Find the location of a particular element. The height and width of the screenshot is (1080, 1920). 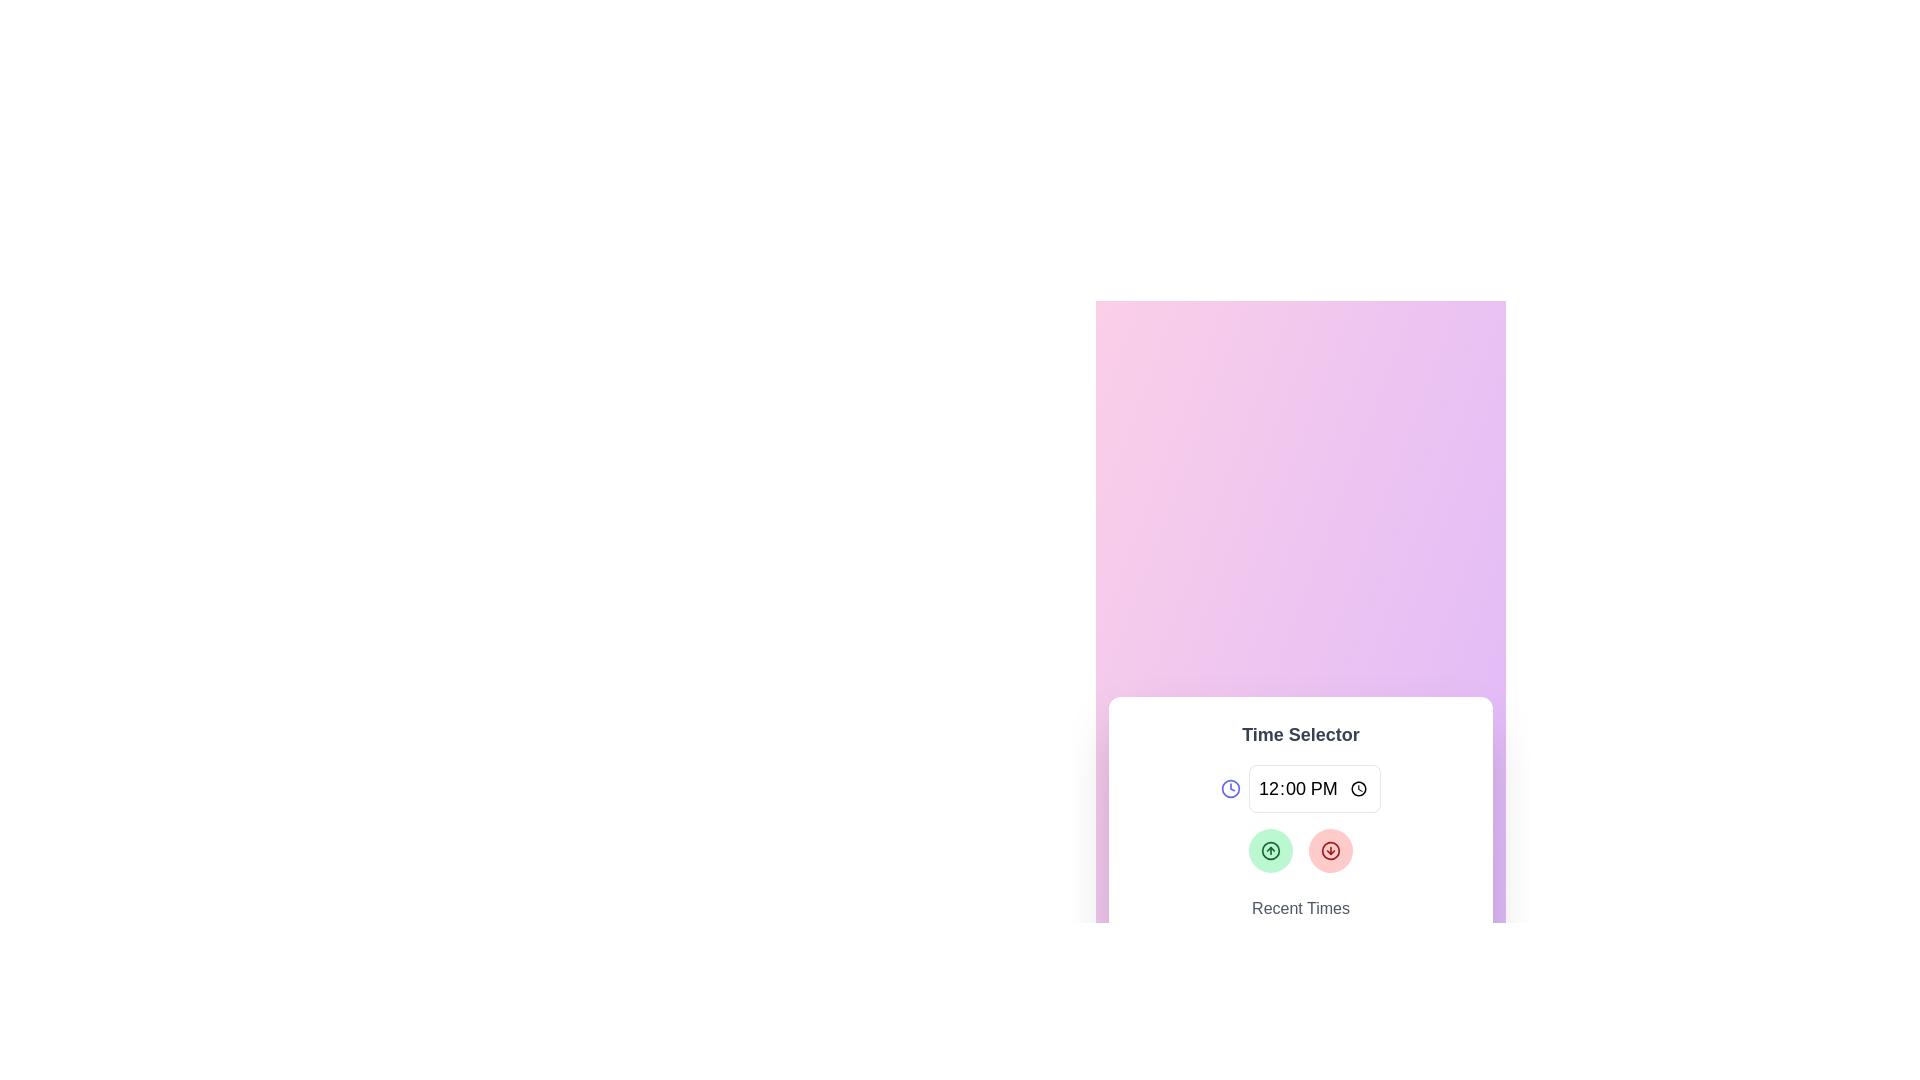

the upward arrow icon button located within a green circular button, positioned below the 'Time Selector' label and to the left of a red downward arrow button is located at coordinates (1270, 851).